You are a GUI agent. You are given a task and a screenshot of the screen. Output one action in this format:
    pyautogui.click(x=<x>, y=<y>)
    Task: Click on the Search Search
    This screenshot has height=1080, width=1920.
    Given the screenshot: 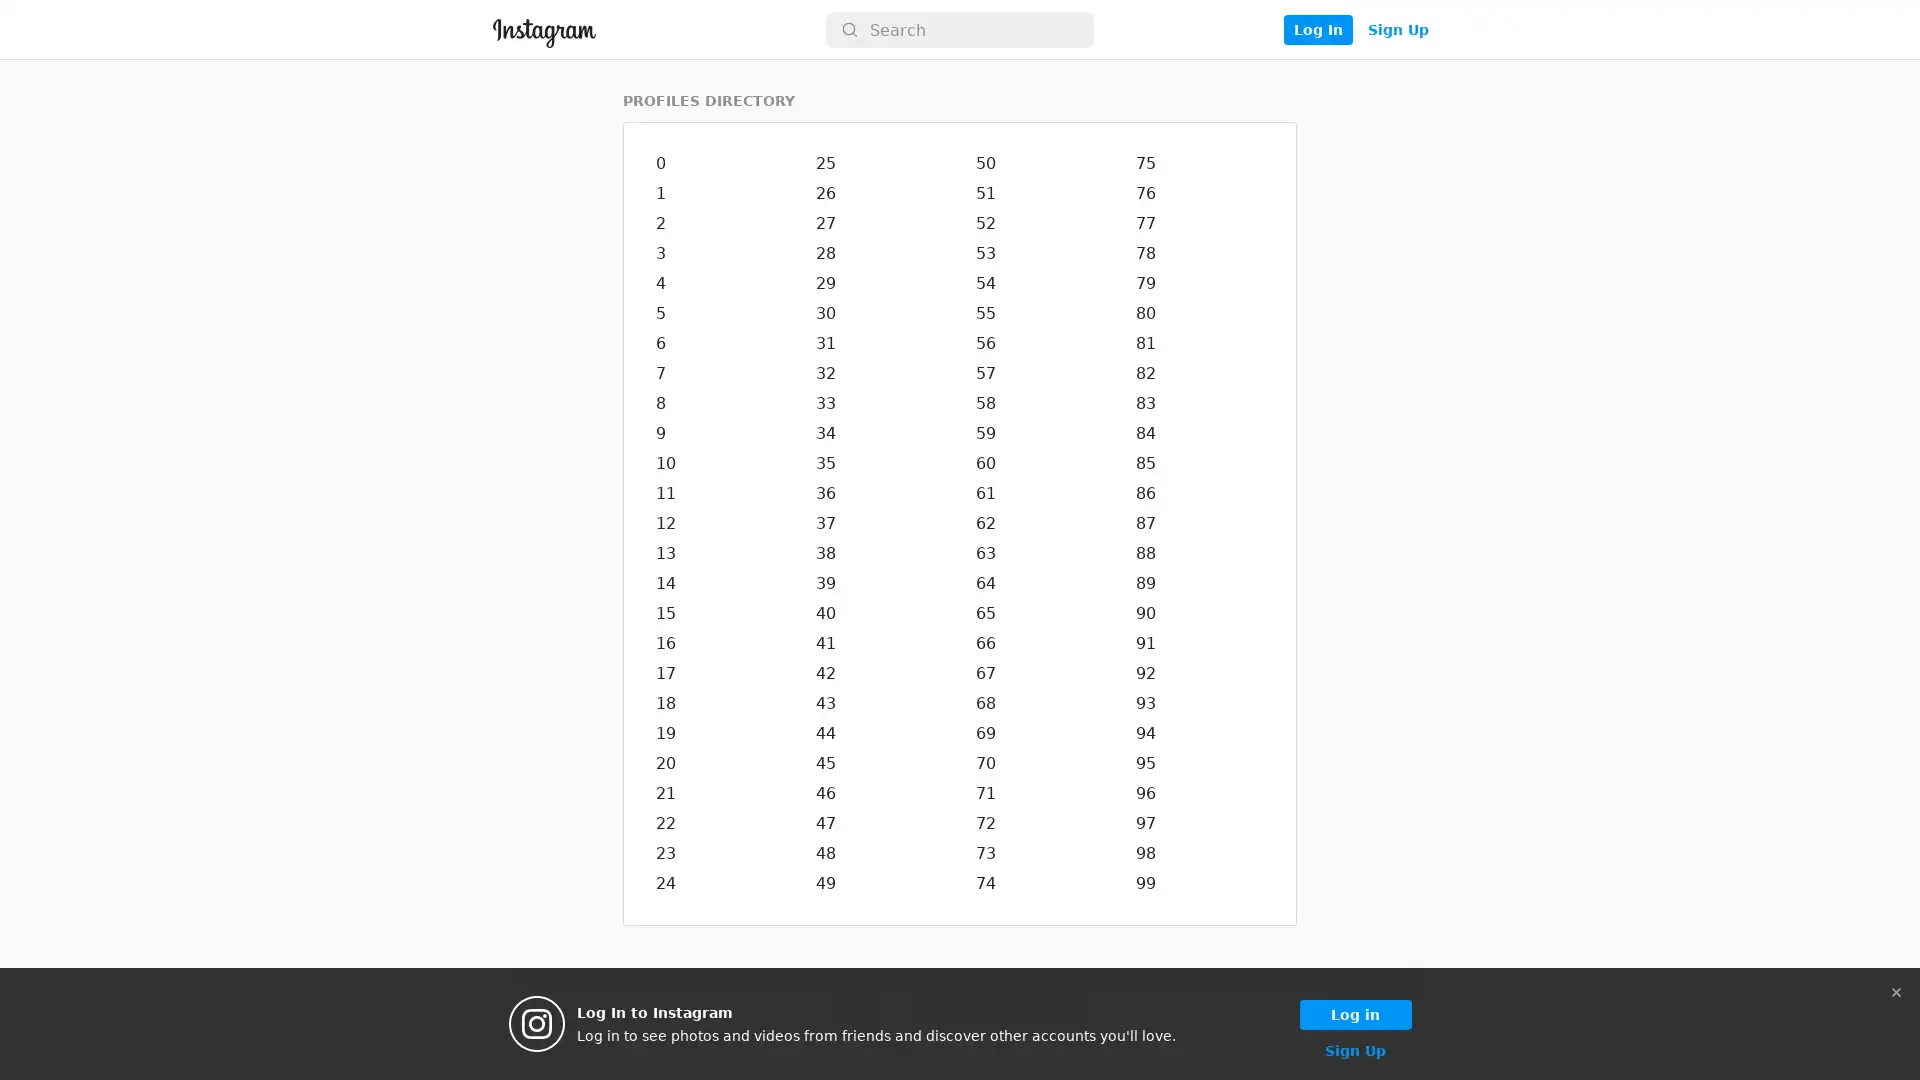 What is the action you would take?
    pyautogui.click(x=960, y=30)
    